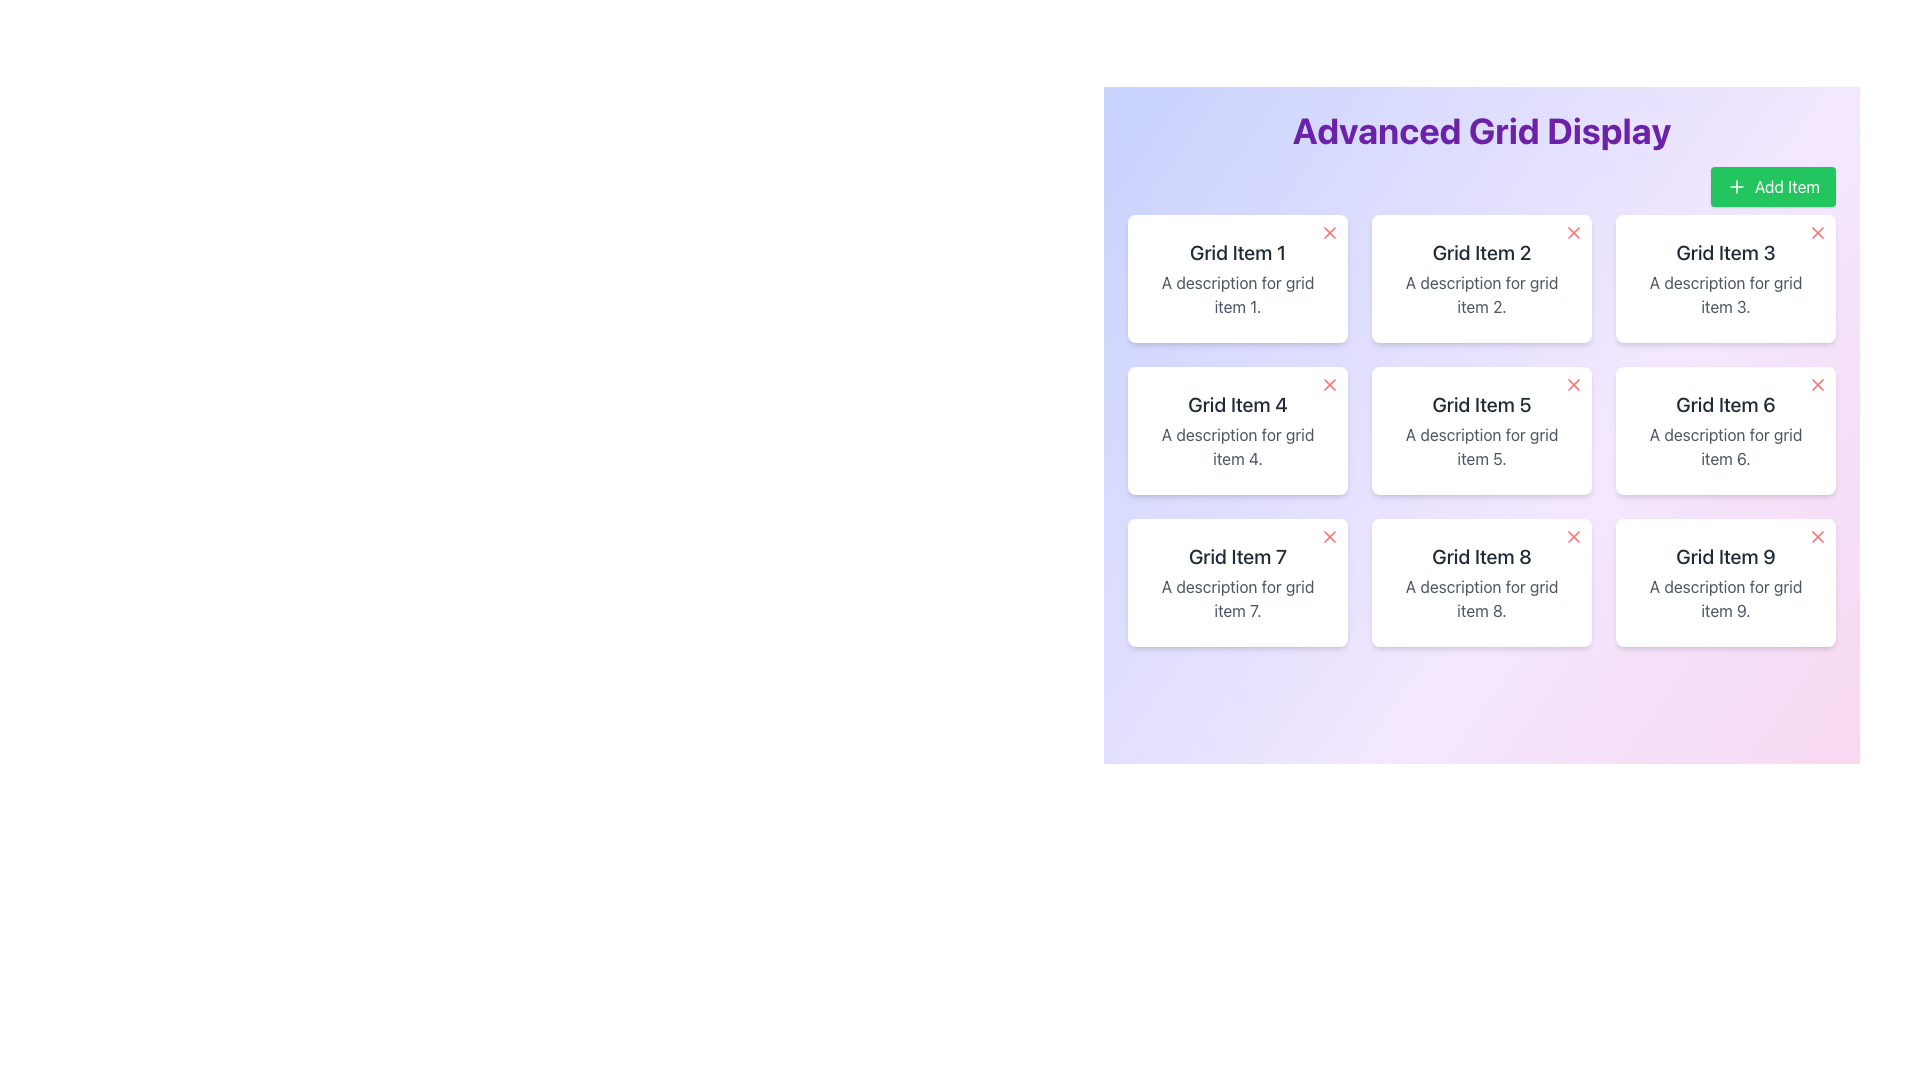  What do you see at coordinates (1725, 597) in the screenshot?
I see `the text label displaying 'A description for grid item 9.' located beneath the heading 'Grid Item 9' in the bottom-right card of the grid layout` at bounding box center [1725, 597].